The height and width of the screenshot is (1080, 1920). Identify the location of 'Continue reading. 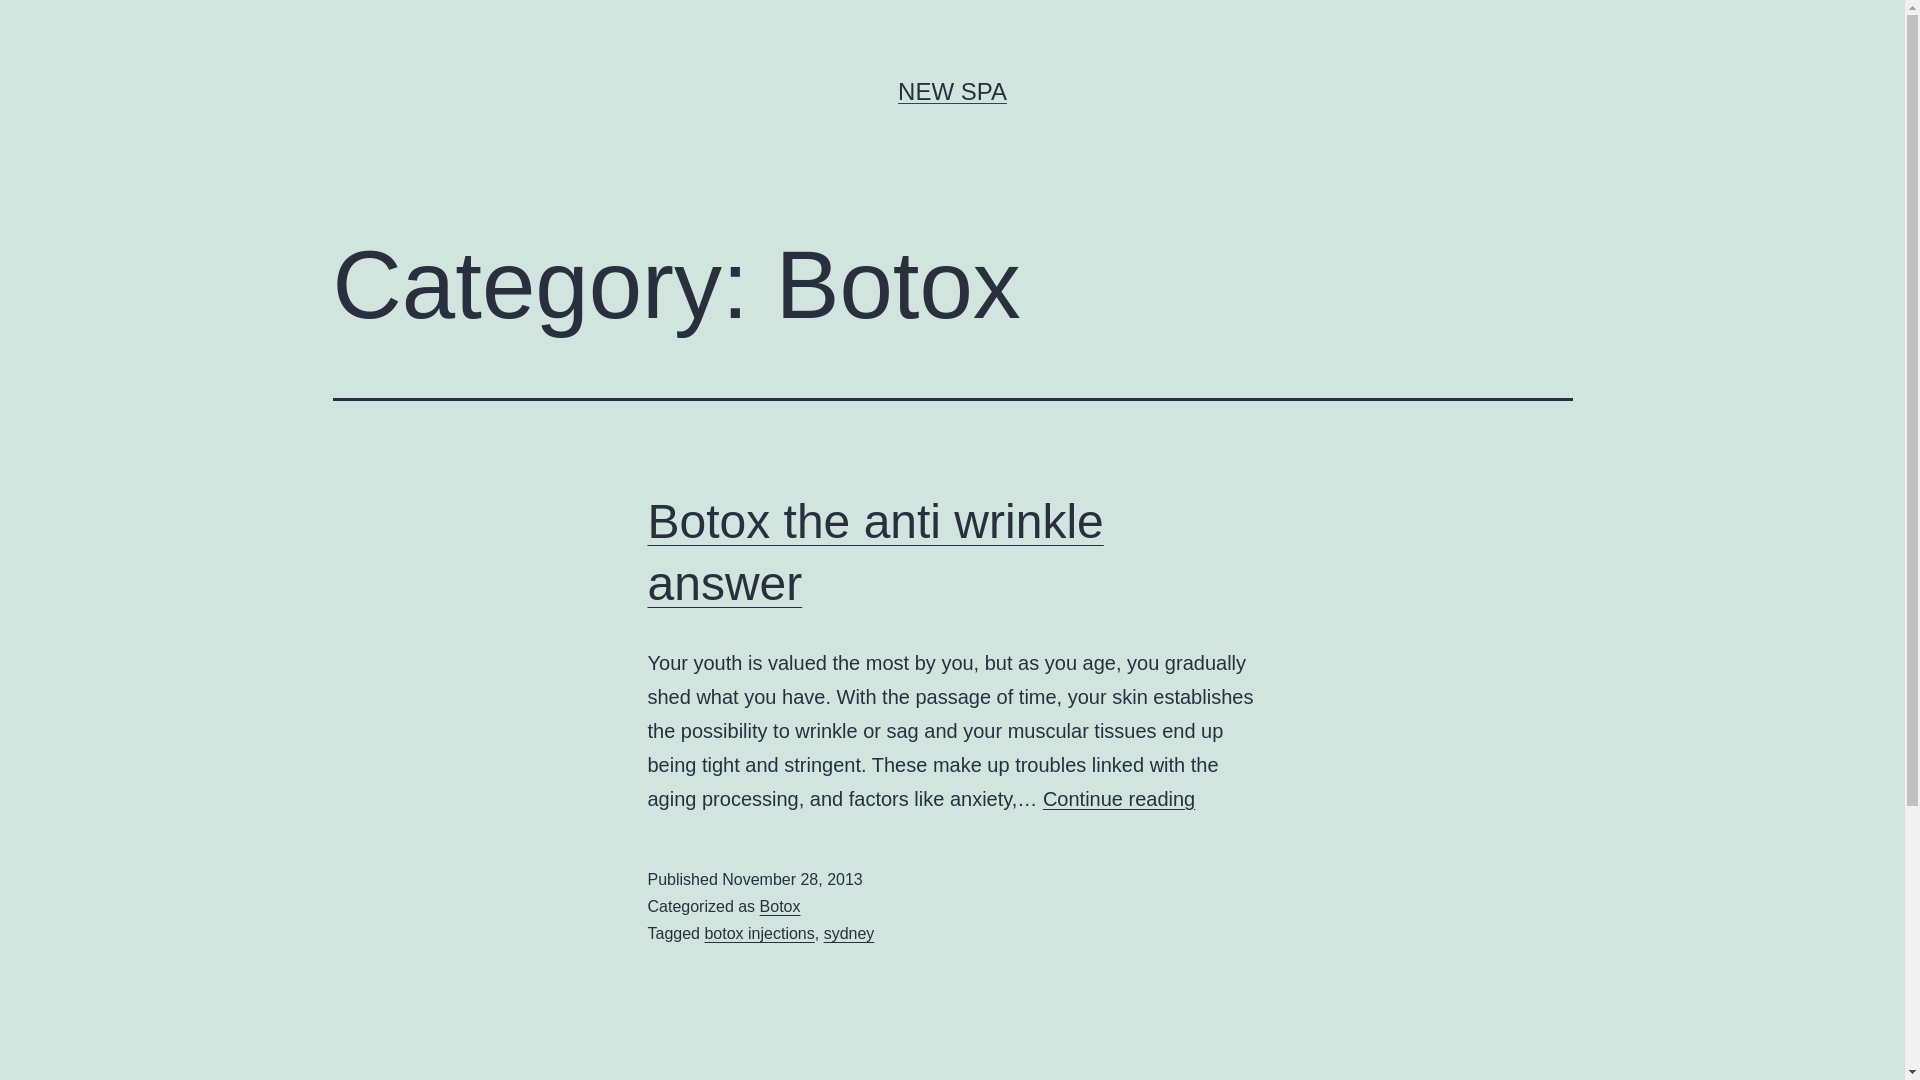
(1117, 797).